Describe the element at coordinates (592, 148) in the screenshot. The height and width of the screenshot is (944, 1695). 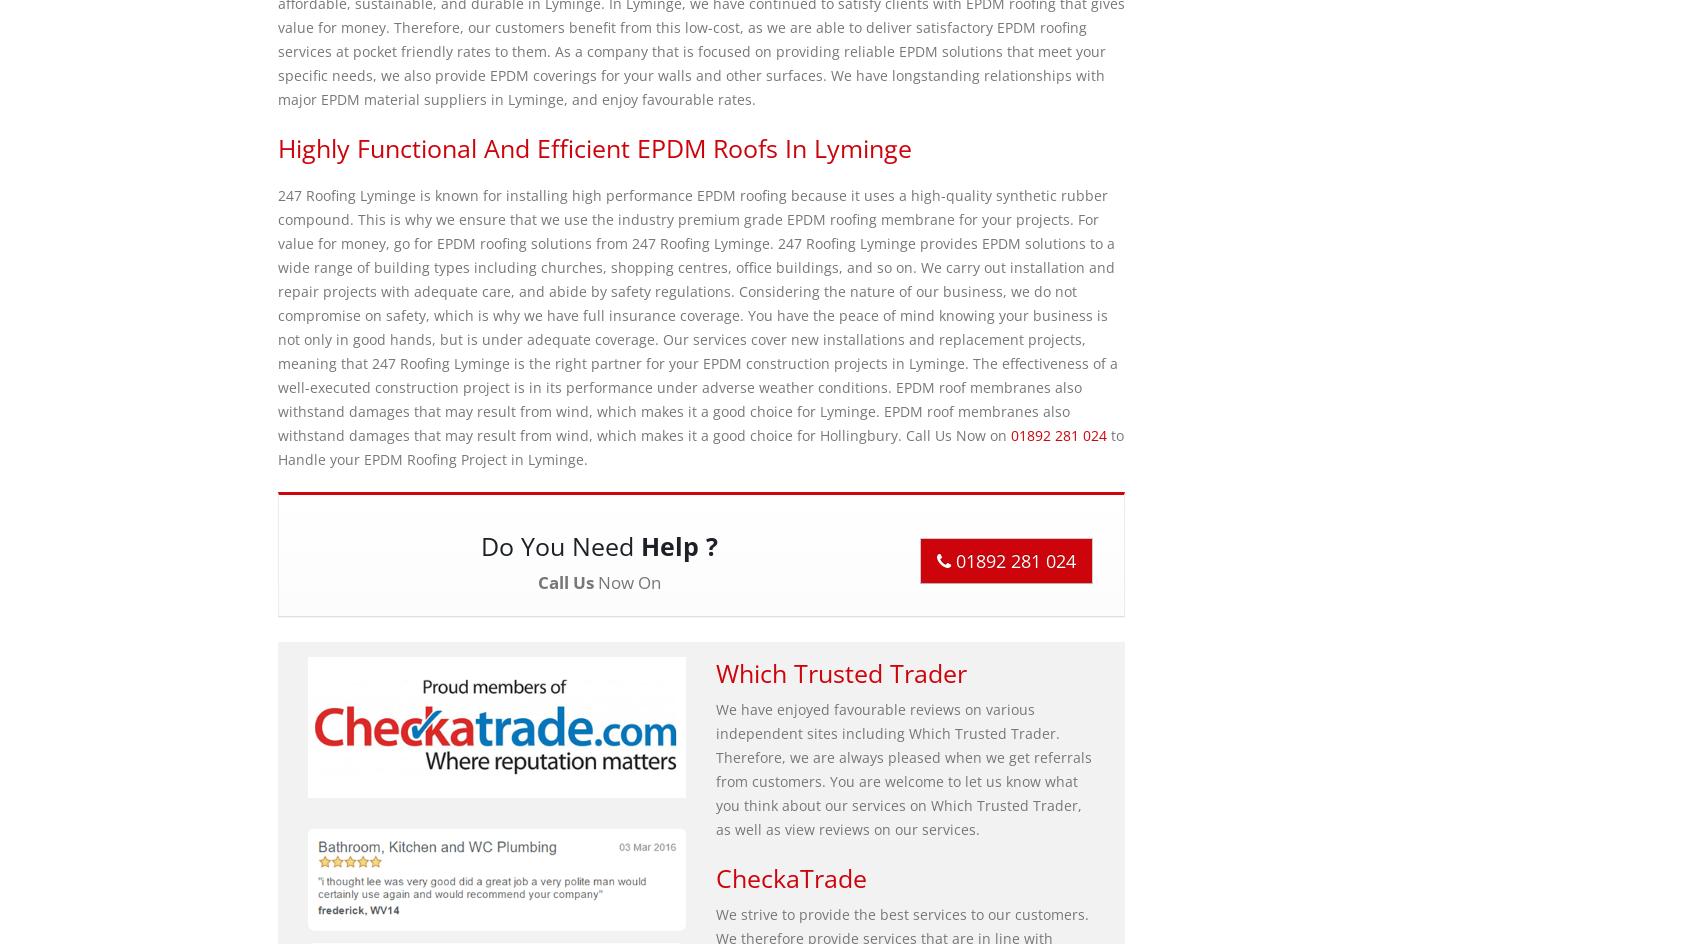
I see `'Highly Functional and Efficient EPDM Roofs in Lyminge'` at that location.